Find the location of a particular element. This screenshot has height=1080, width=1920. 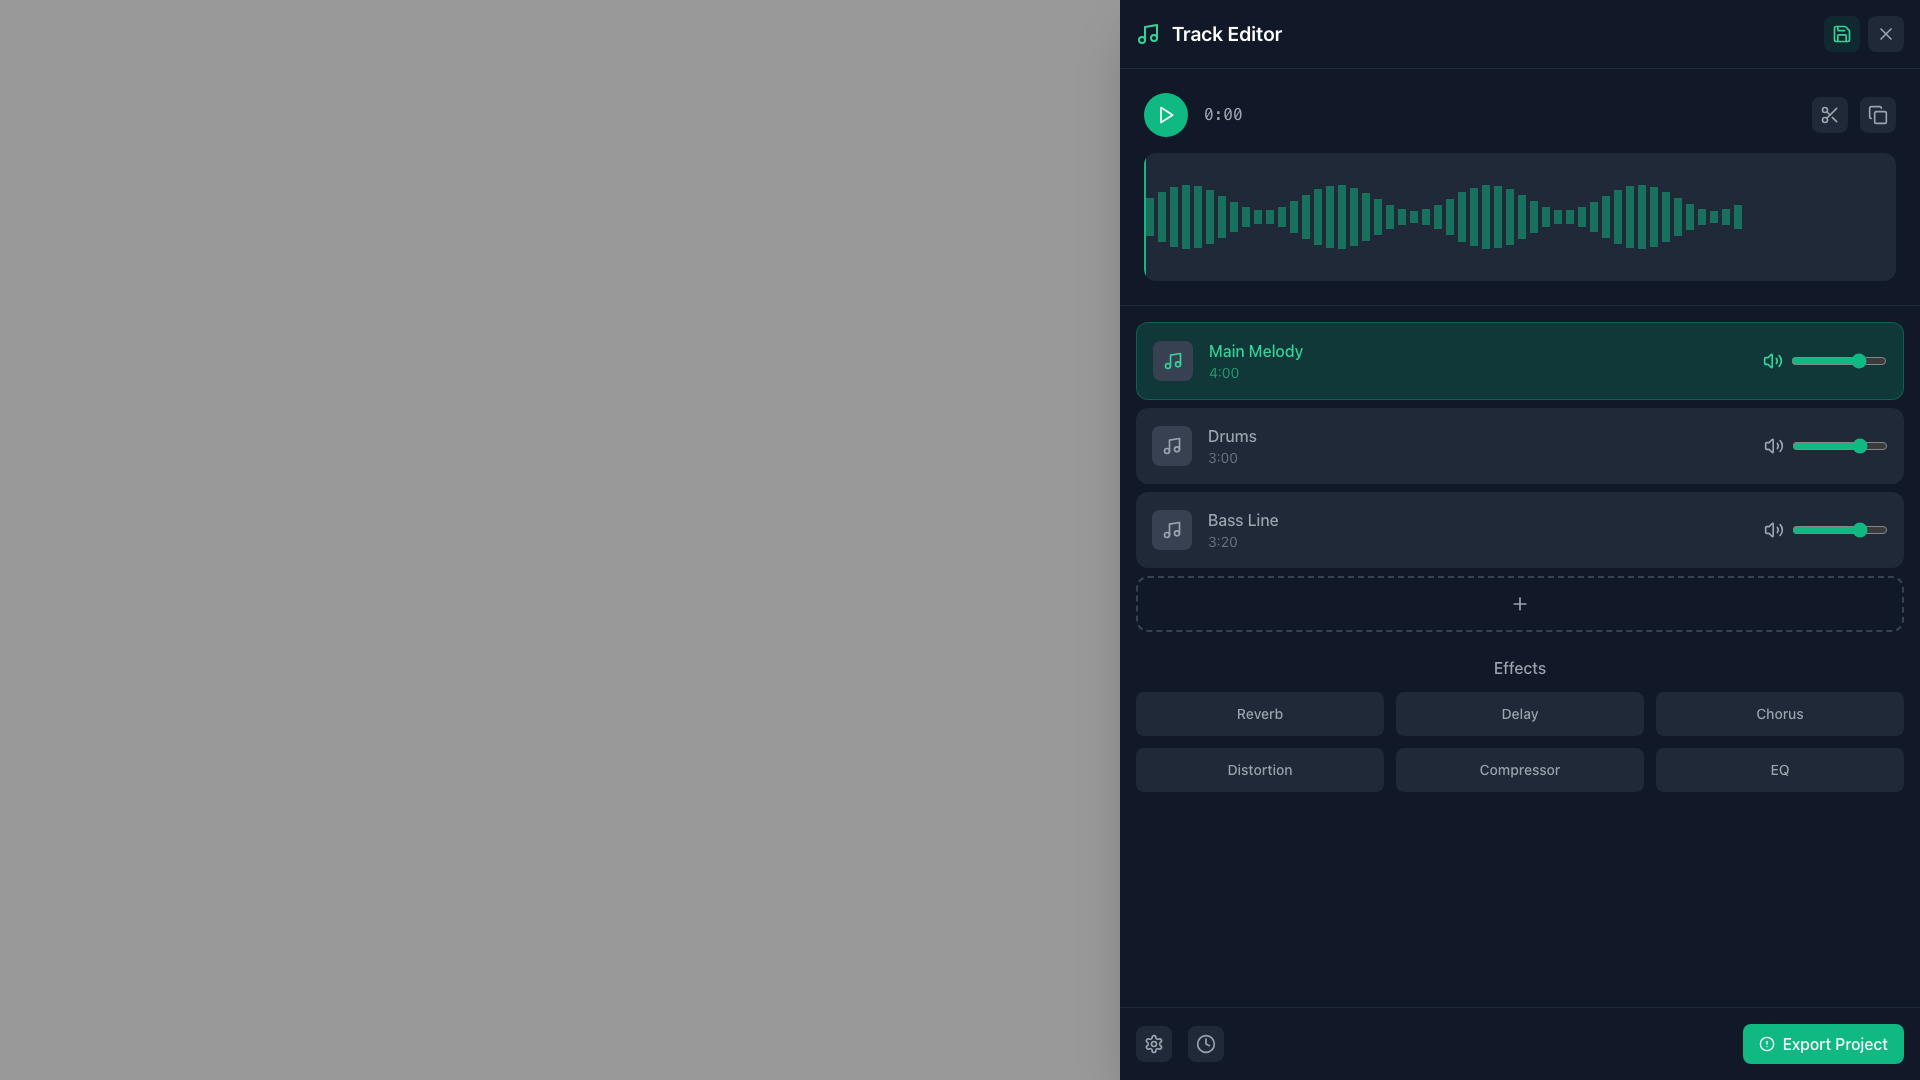

the rightmost button in a pair at the top-right corner of the central interaction panel is located at coordinates (1852, 115).